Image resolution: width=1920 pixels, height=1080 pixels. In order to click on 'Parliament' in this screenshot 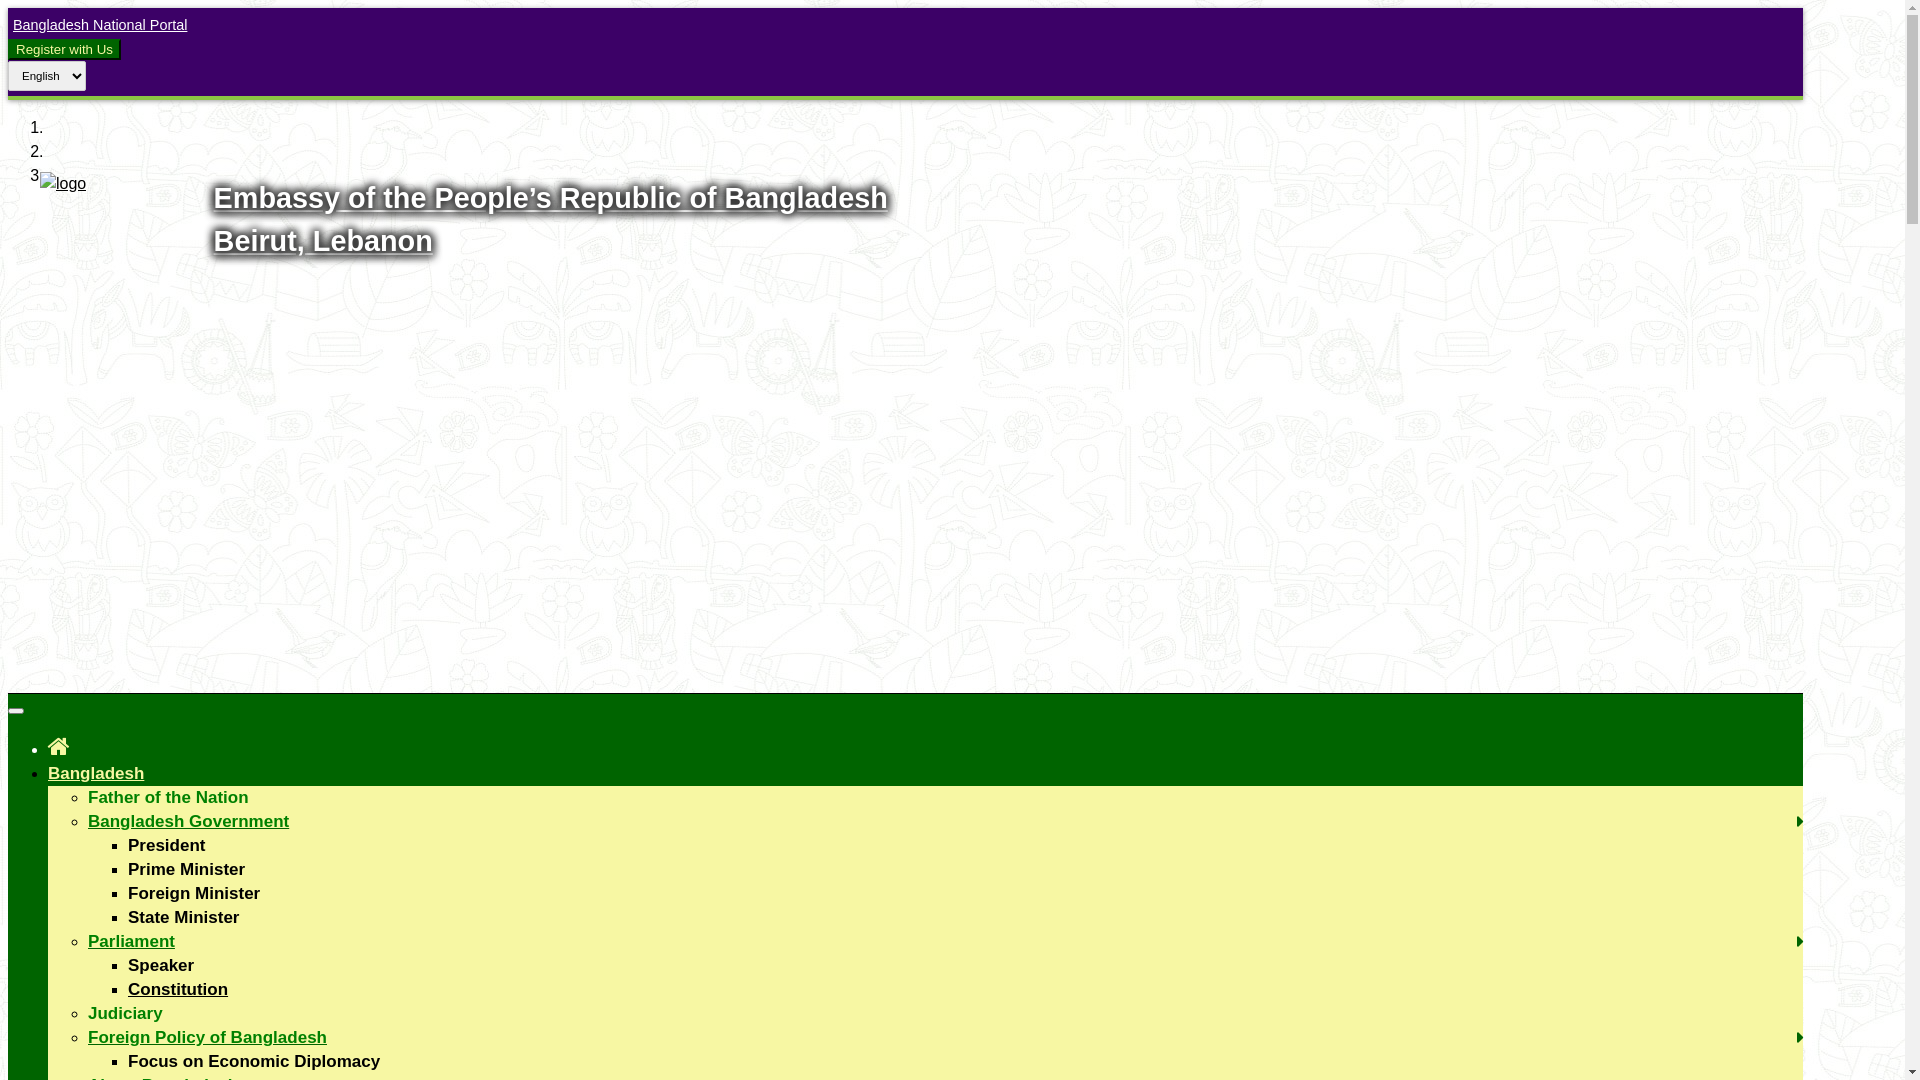, I will do `click(130, 941)`.